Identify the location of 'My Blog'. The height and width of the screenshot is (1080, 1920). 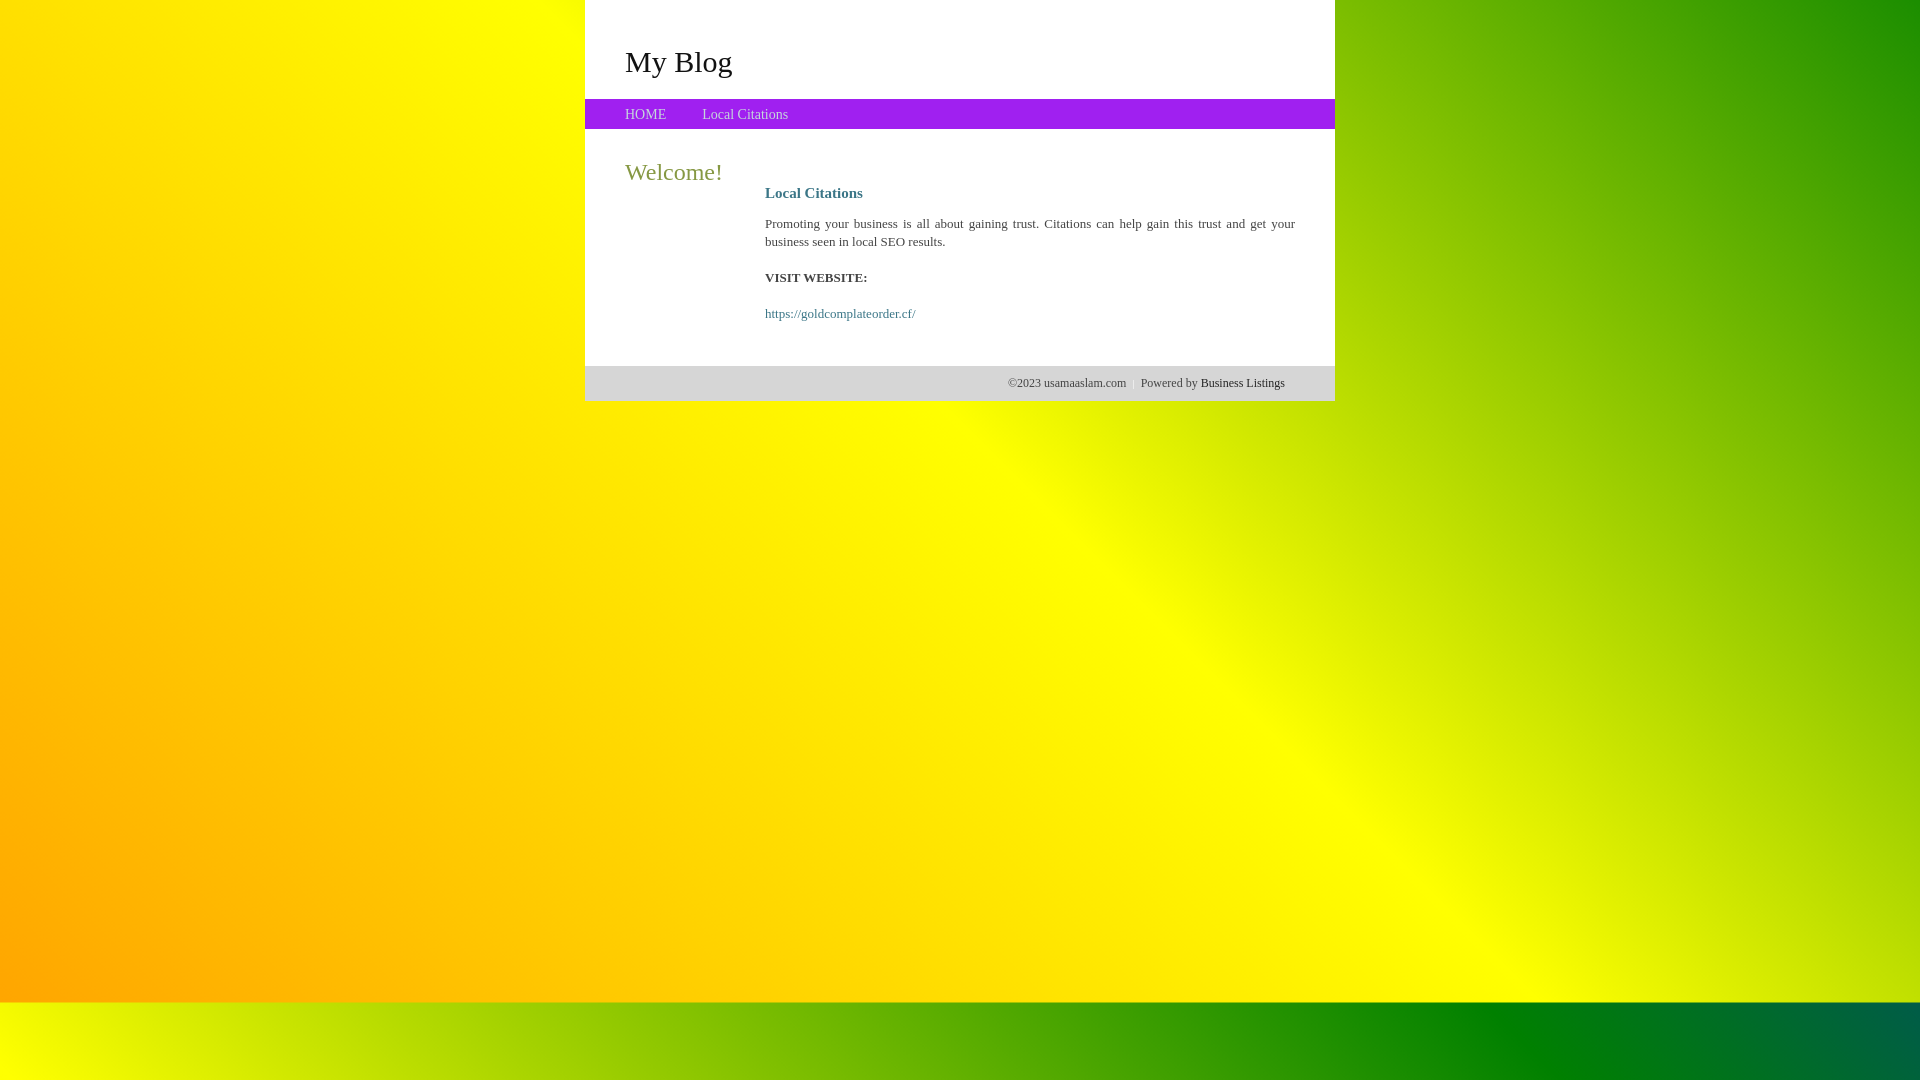
(678, 60).